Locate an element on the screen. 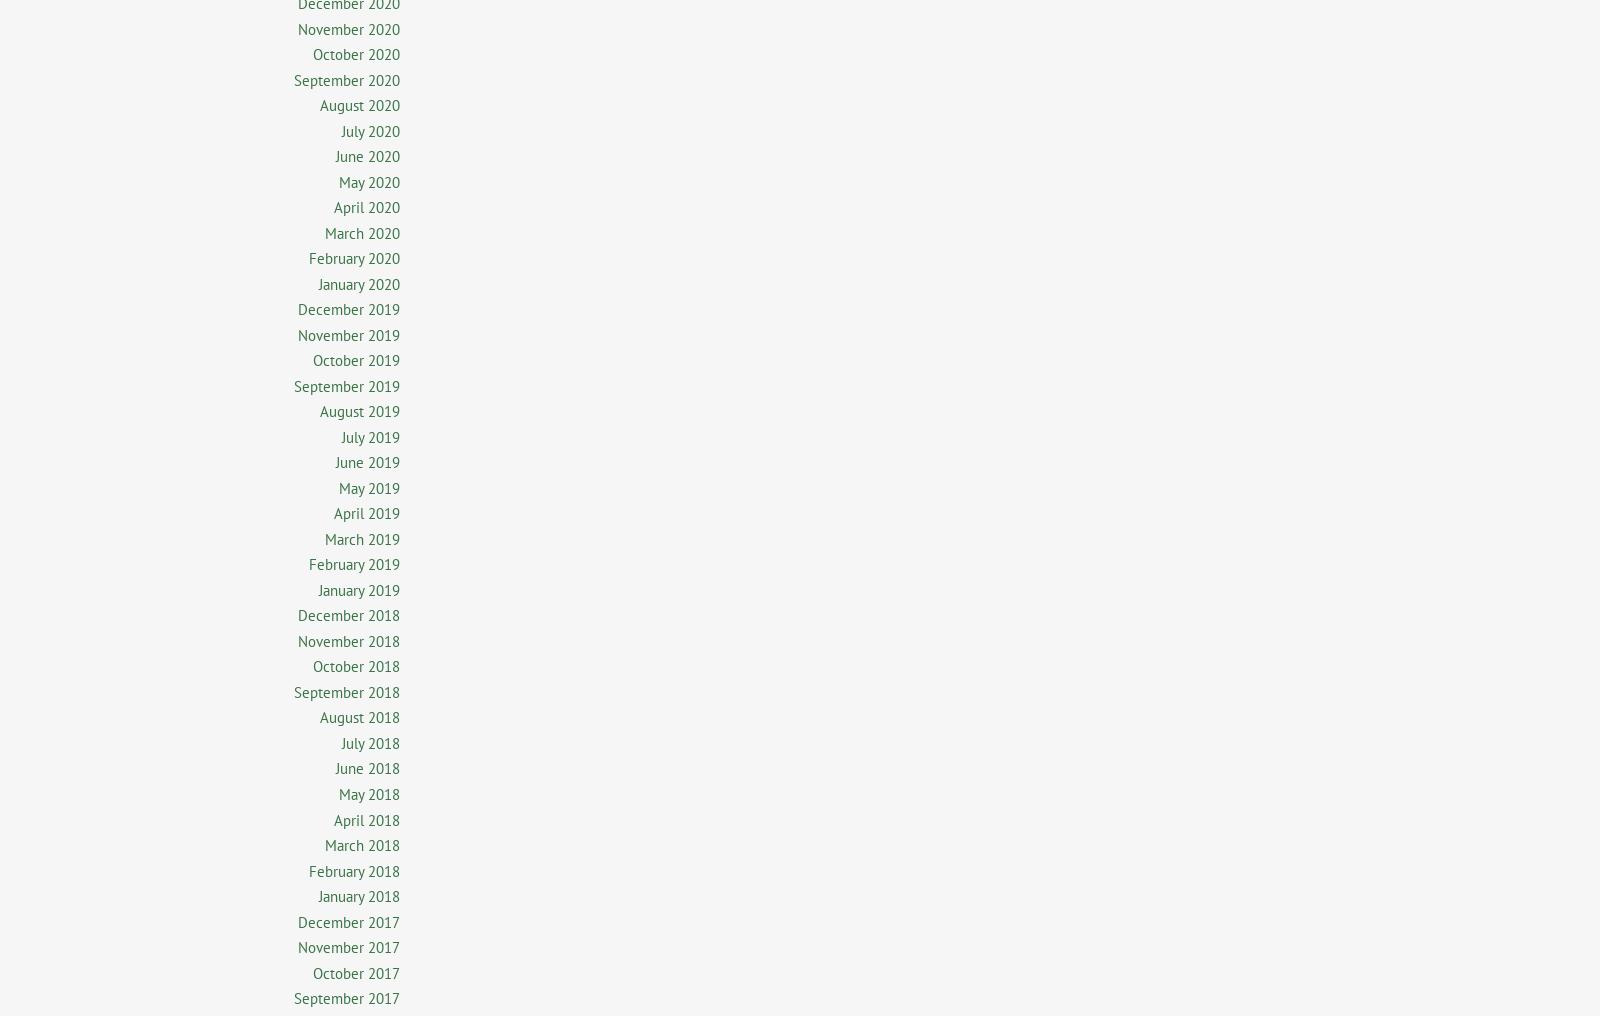 The height and width of the screenshot is (1016, 1600). 'March 2020' is located at coordinates (362, 232).